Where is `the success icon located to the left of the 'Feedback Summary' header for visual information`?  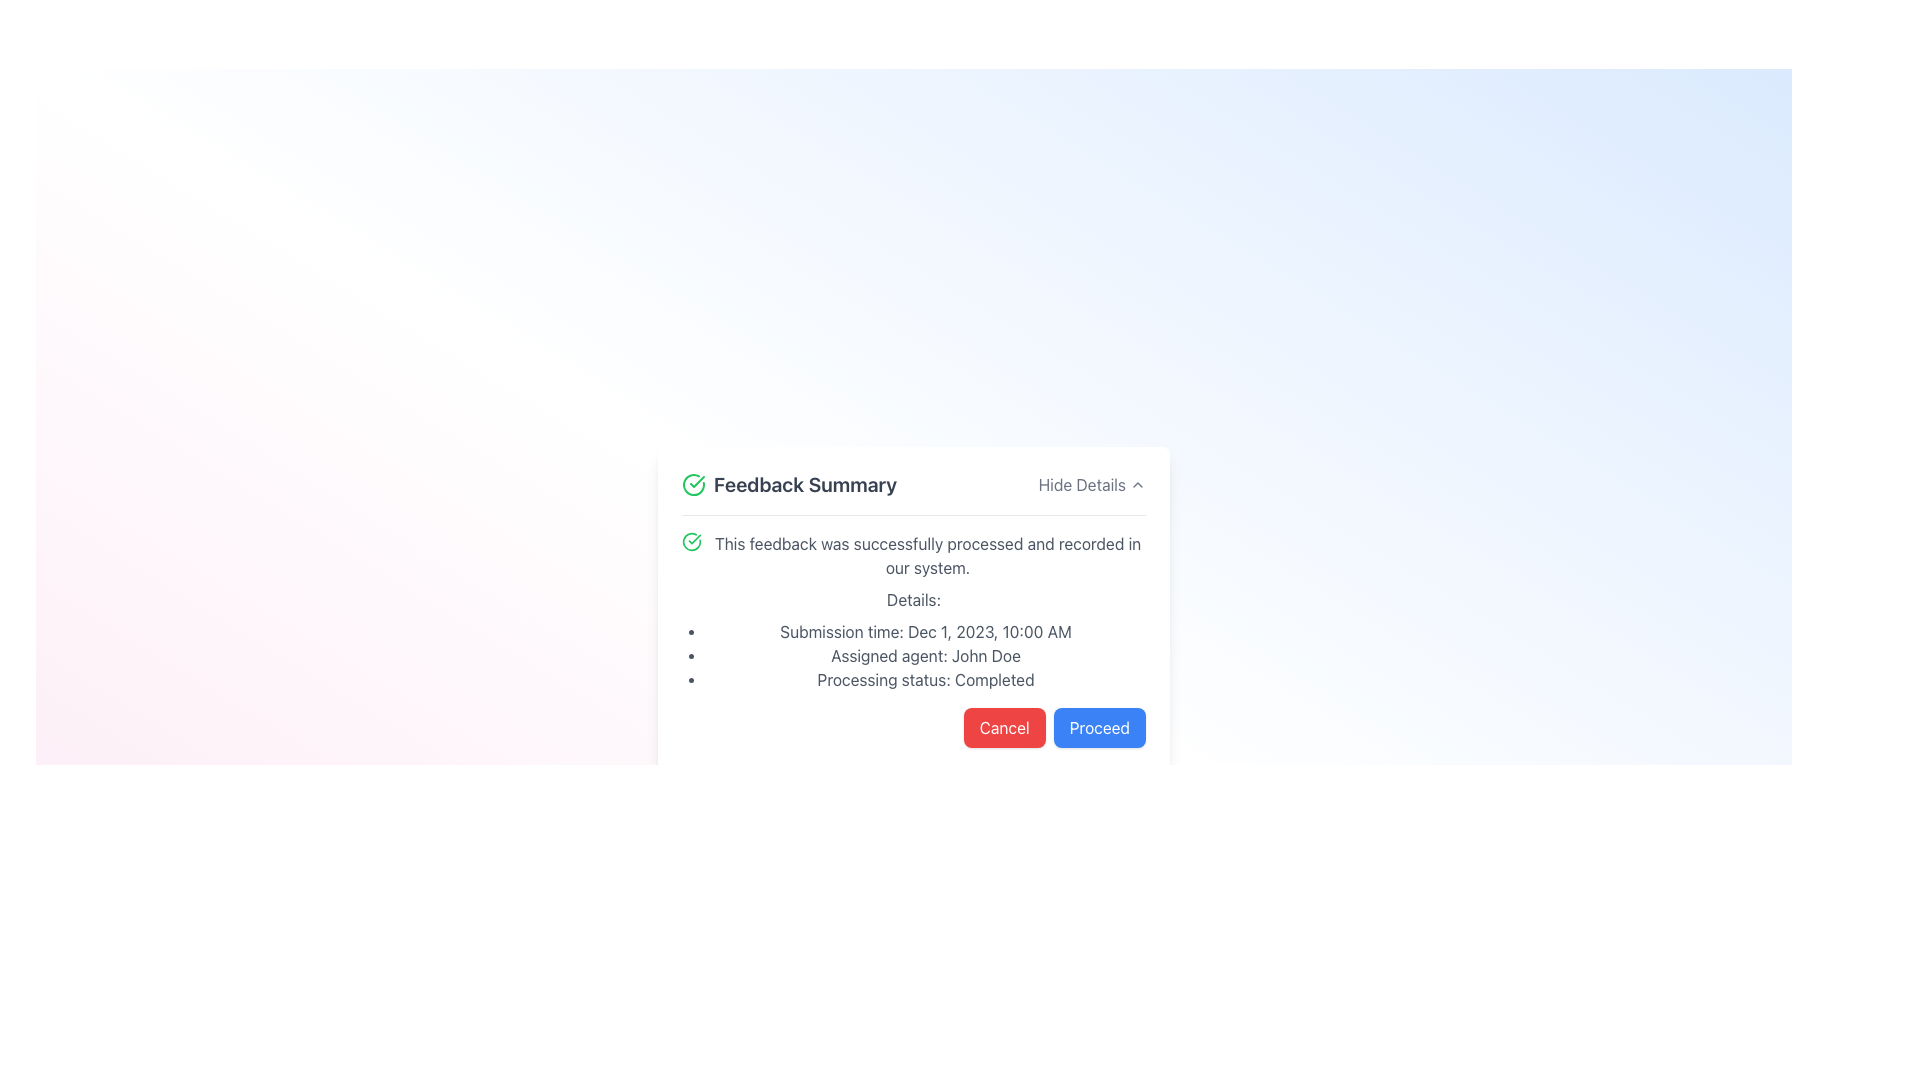 the success icon located to the left of the 'Feedback Summary' header for visual information is located at coordinates (694, 483).